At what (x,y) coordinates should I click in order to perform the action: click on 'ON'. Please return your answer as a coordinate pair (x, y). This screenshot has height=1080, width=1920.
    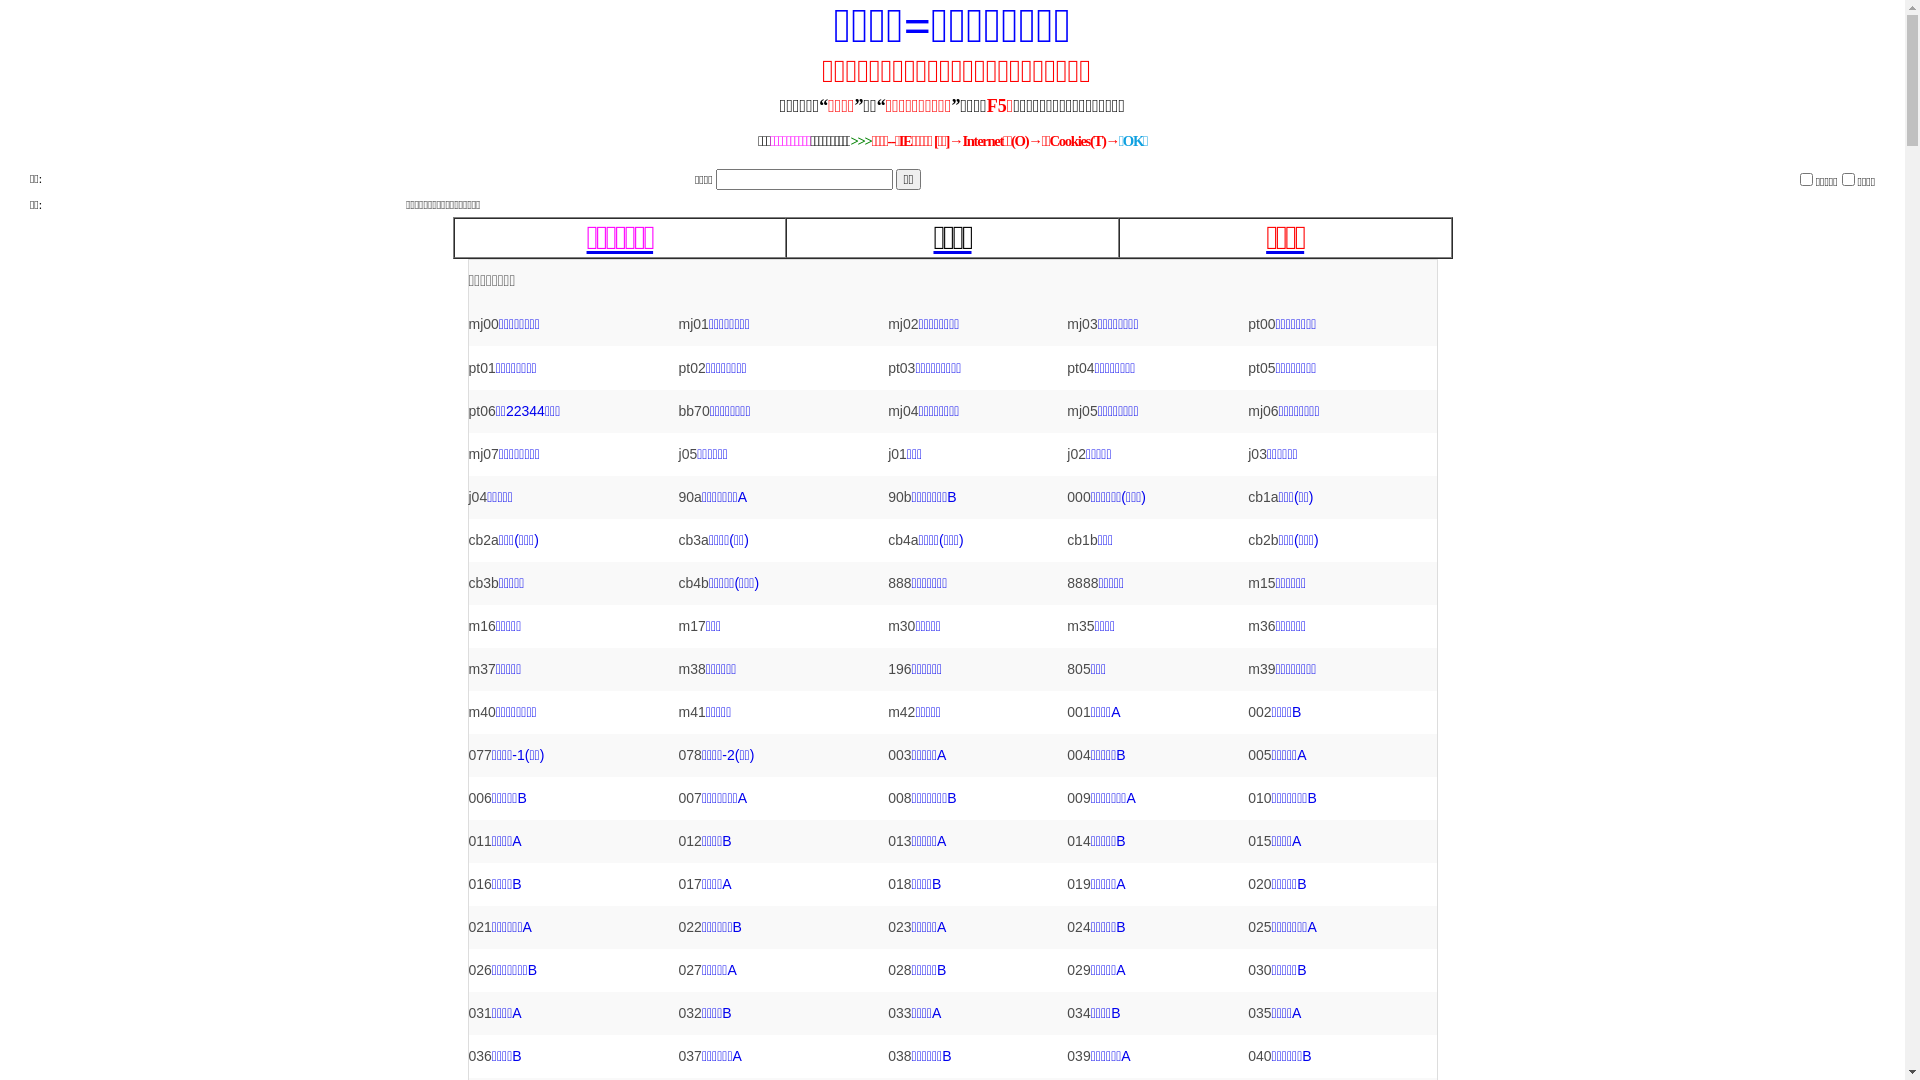
    Looking at the image, I should click on (1806, 177).